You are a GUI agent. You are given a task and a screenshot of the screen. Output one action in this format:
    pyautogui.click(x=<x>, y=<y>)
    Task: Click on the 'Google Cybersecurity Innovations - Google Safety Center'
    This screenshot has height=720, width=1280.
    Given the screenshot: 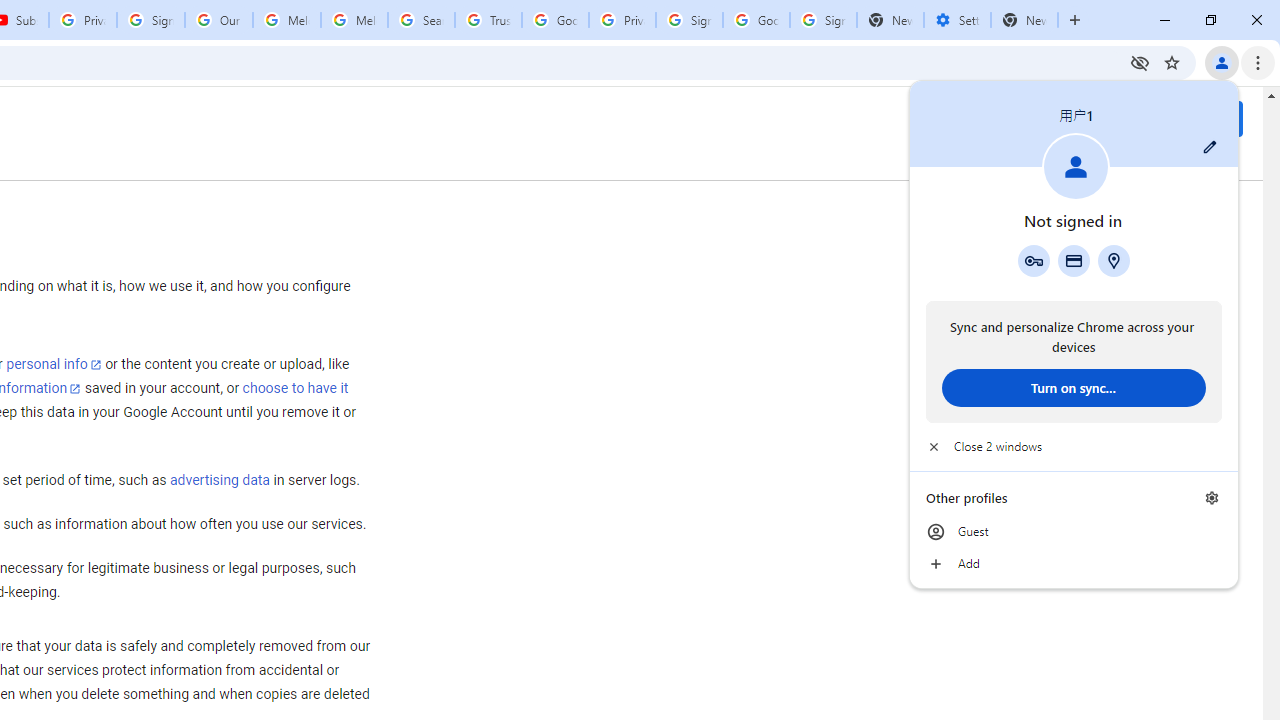 What is the action you would take?
    pyautogui.click(x=755, y=20)
    